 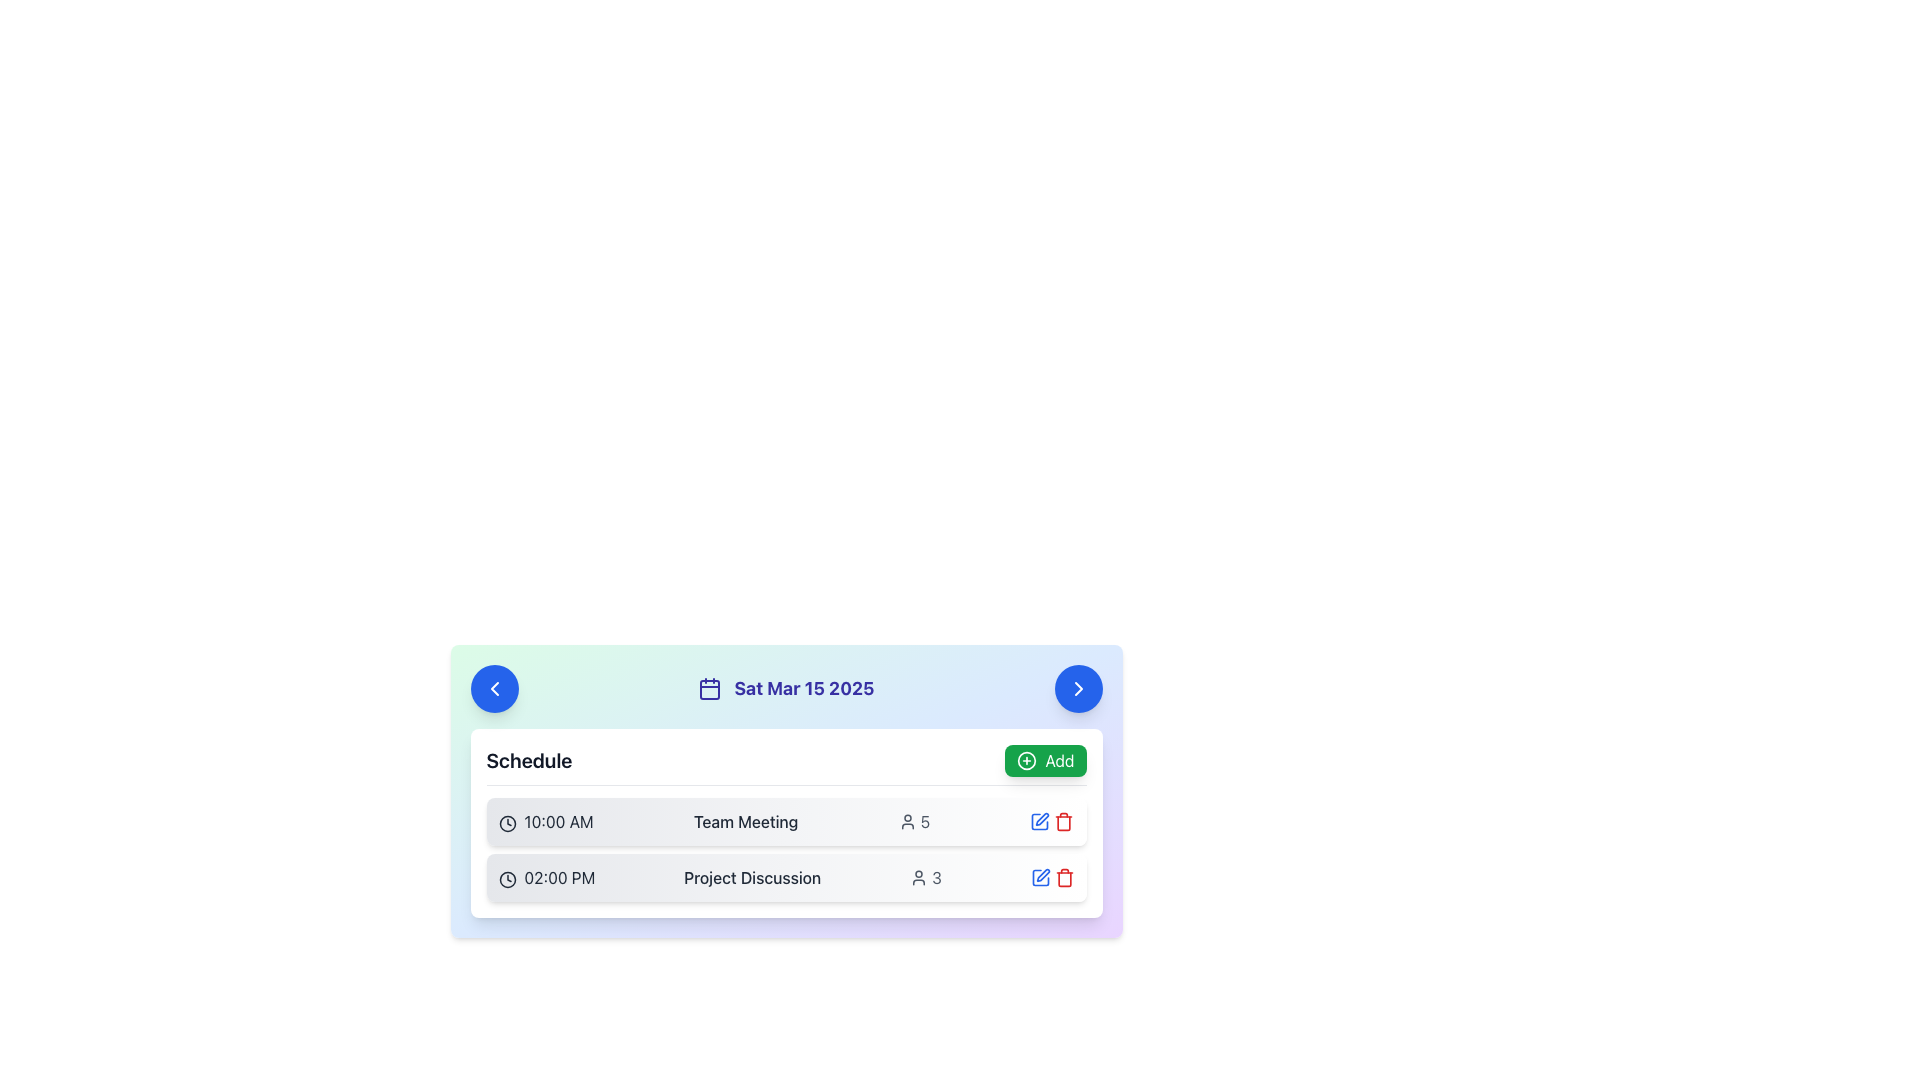 What do you see at coordinates (1051, 877) in the screenshot?
I see `the red trash bin icon at the far right of the '02:00 PM Project Discussion' row` at bounding box center [1051, 877].